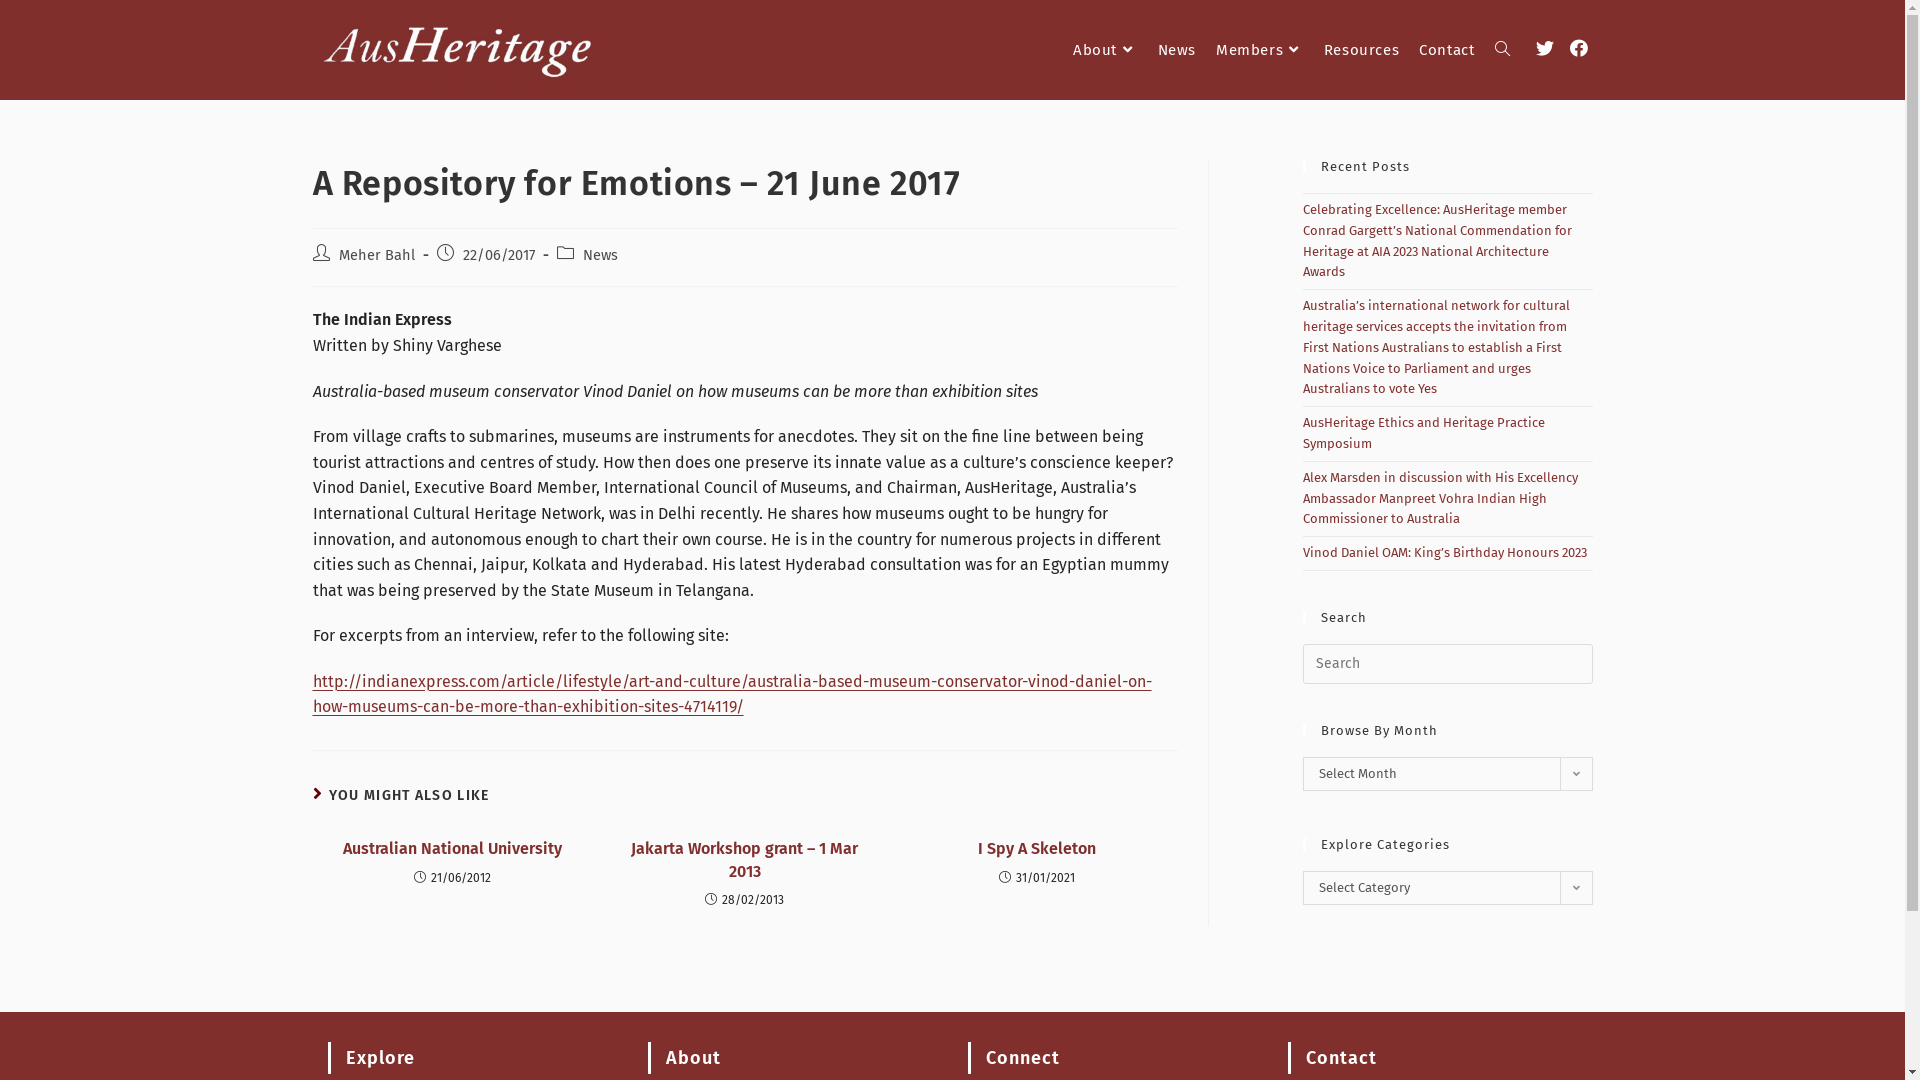 The height and width of the screenshot is (1080, 1920). I want to click on 'About', so click(1104, 49).